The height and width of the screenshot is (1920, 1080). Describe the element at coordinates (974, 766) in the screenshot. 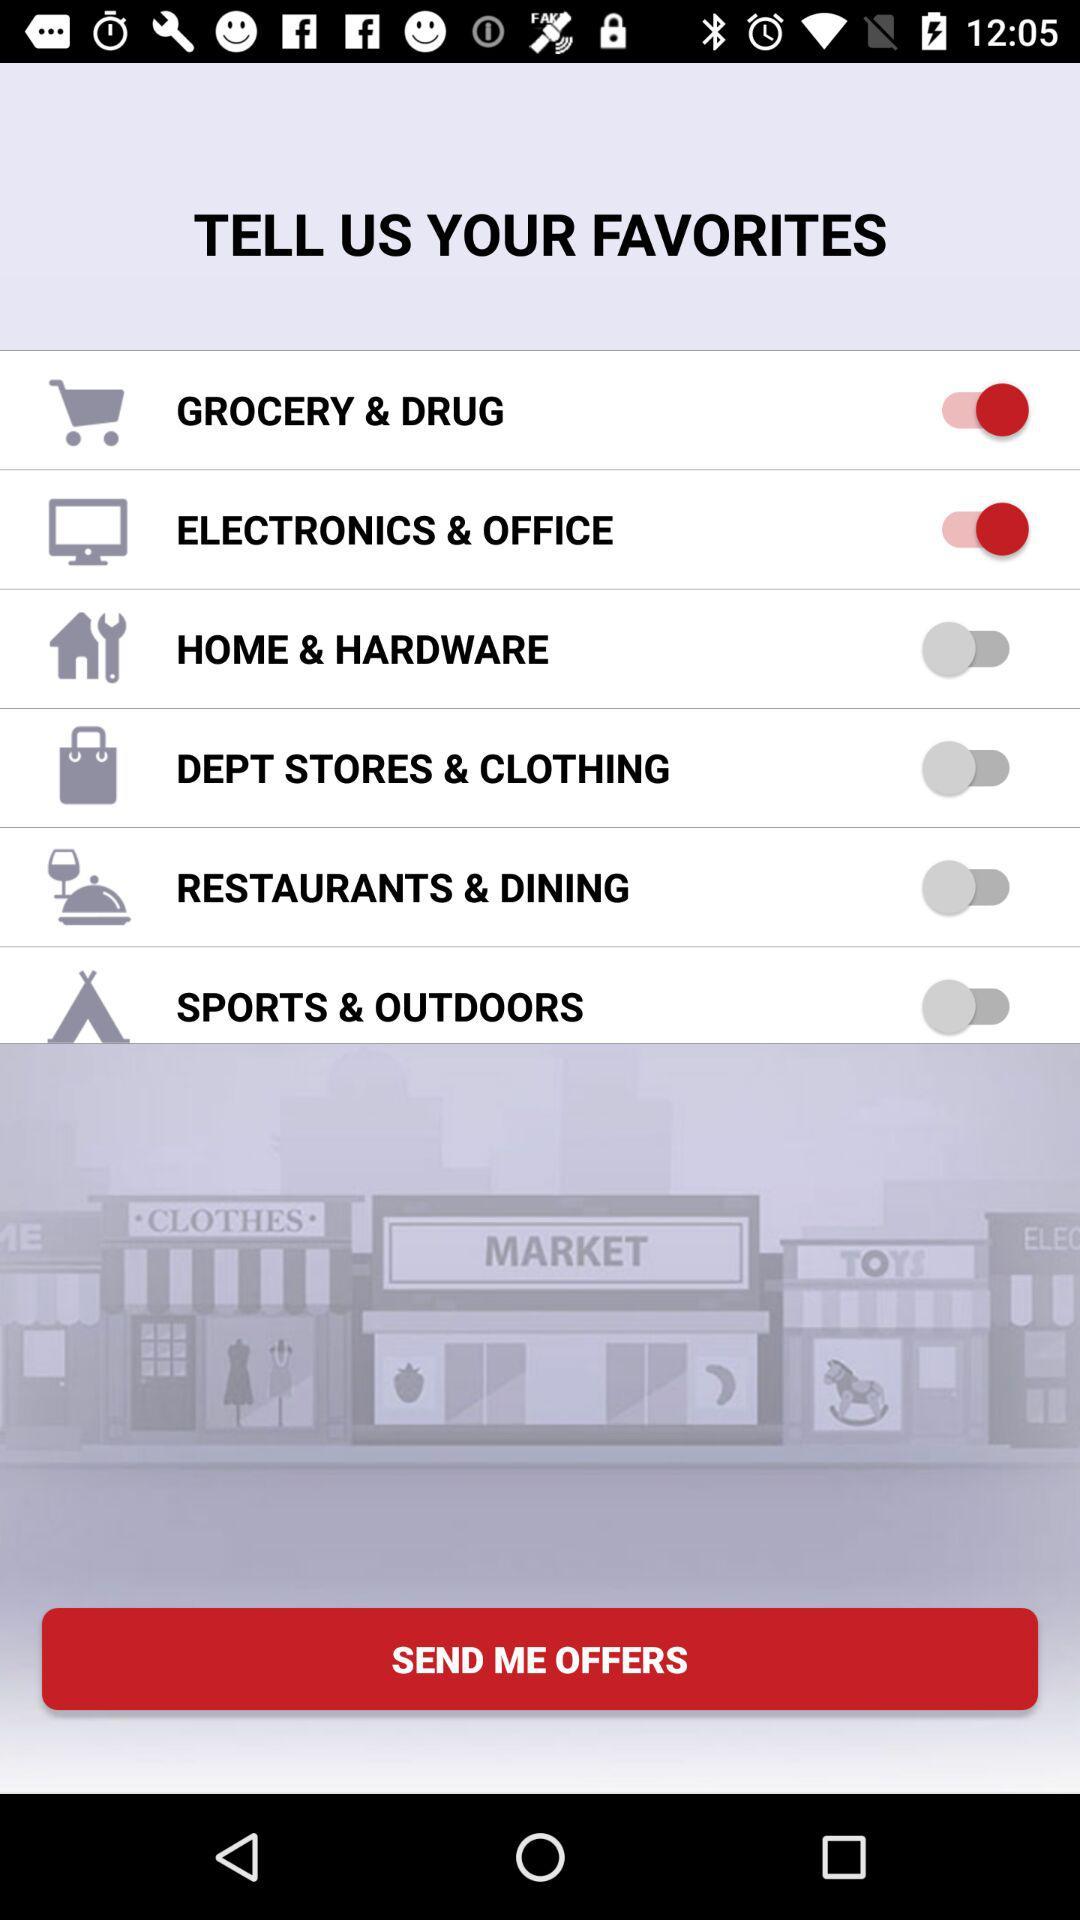

I see `dept stores and clothing options` at that location.